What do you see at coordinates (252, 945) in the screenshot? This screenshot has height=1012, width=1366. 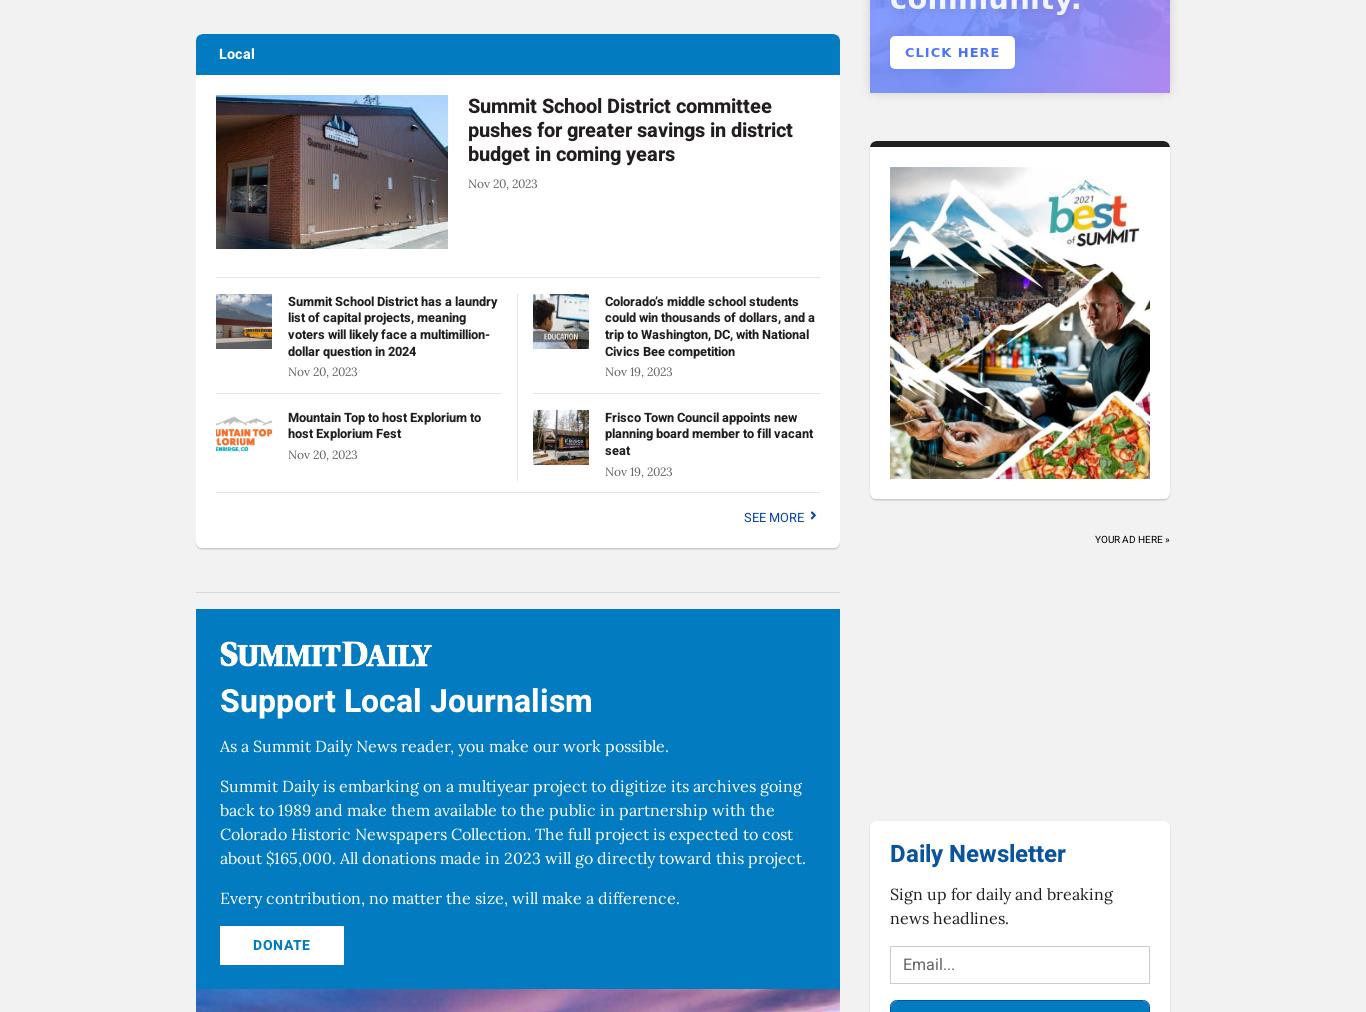 I see `'Donate'` at bounding box center [252, 945].